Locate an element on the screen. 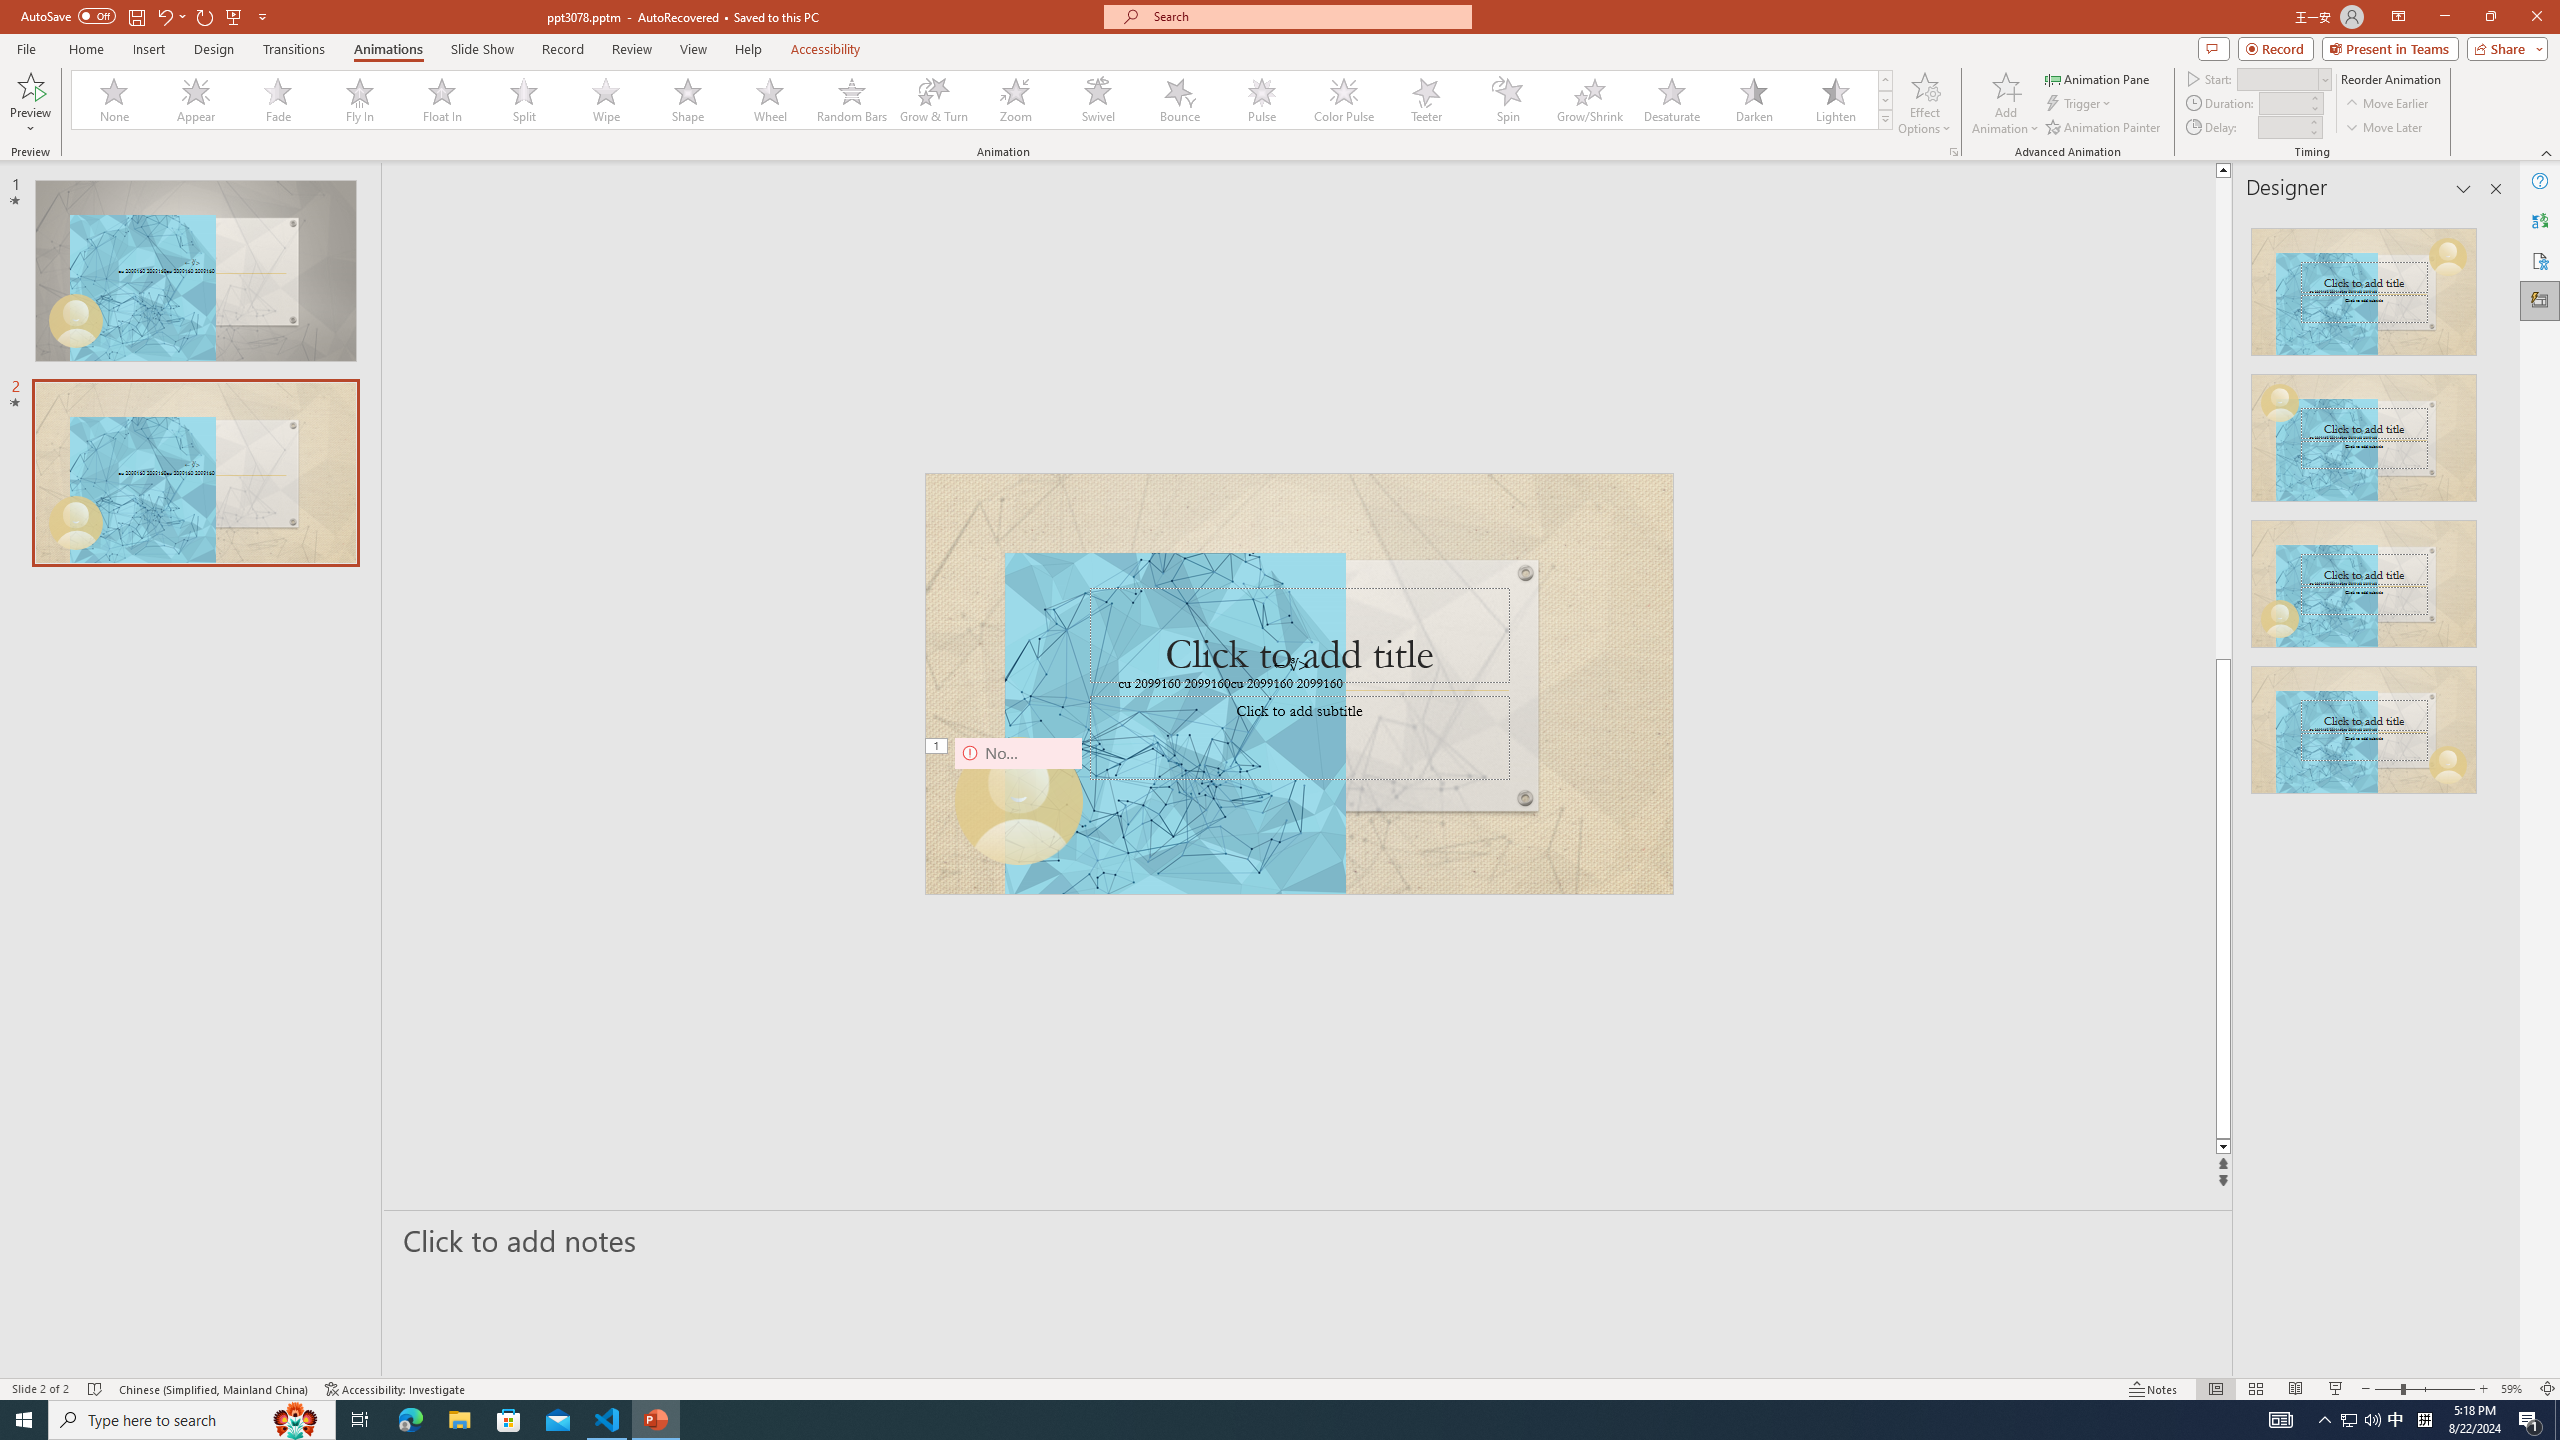  'Desaturate' is located at coordinates (1671, 99).